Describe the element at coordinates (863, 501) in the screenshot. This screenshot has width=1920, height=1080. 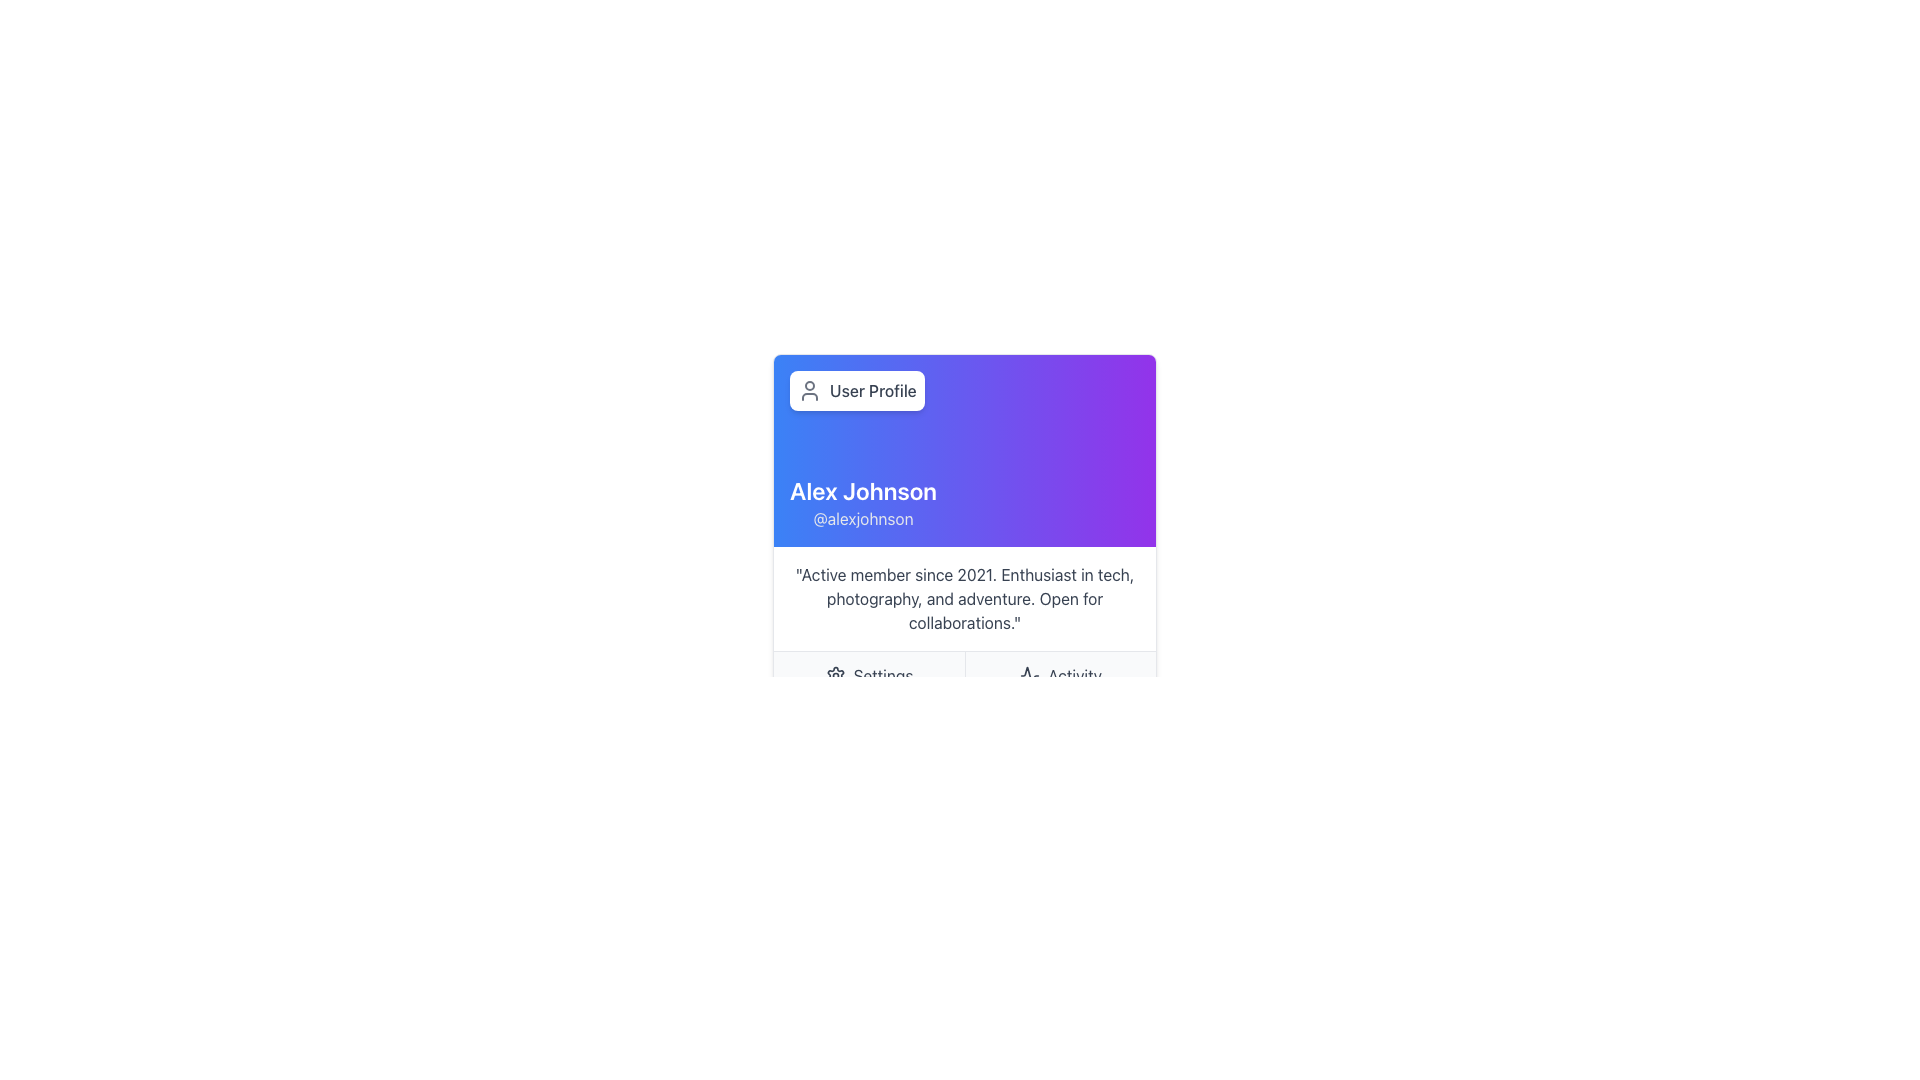
I see `the text element displaying the name 'Alex Johnson' styled in white and bold font, which is positioned above the username '@alexjohnson' on a colorful gradient background` at that location.